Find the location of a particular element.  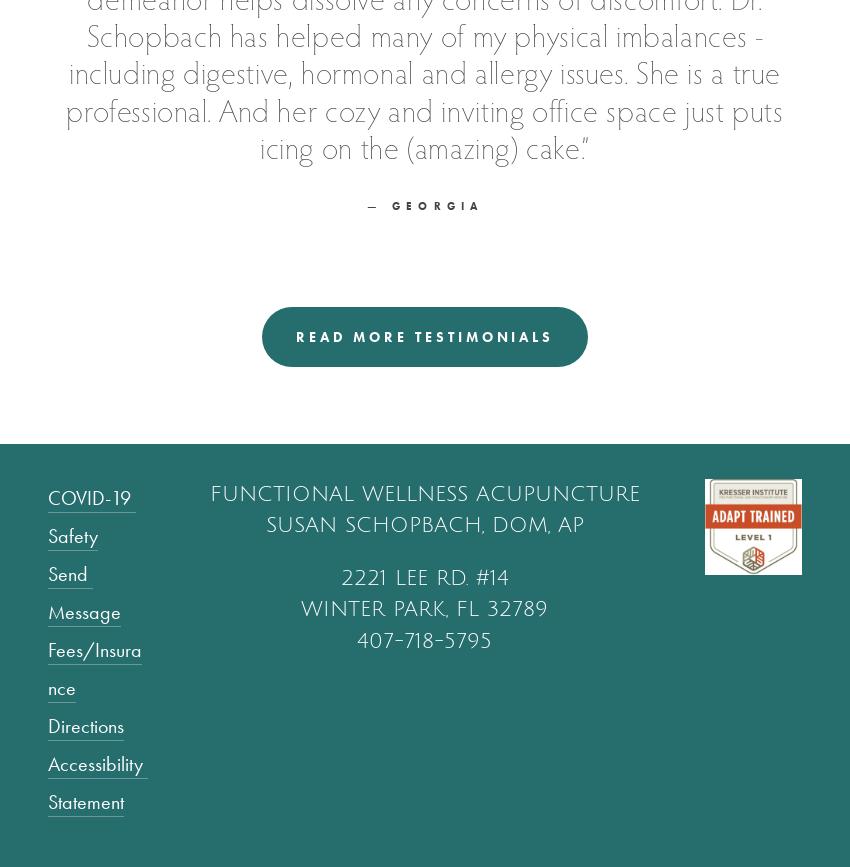

'Accessibility Statement' is located at coordinates (97, 781).